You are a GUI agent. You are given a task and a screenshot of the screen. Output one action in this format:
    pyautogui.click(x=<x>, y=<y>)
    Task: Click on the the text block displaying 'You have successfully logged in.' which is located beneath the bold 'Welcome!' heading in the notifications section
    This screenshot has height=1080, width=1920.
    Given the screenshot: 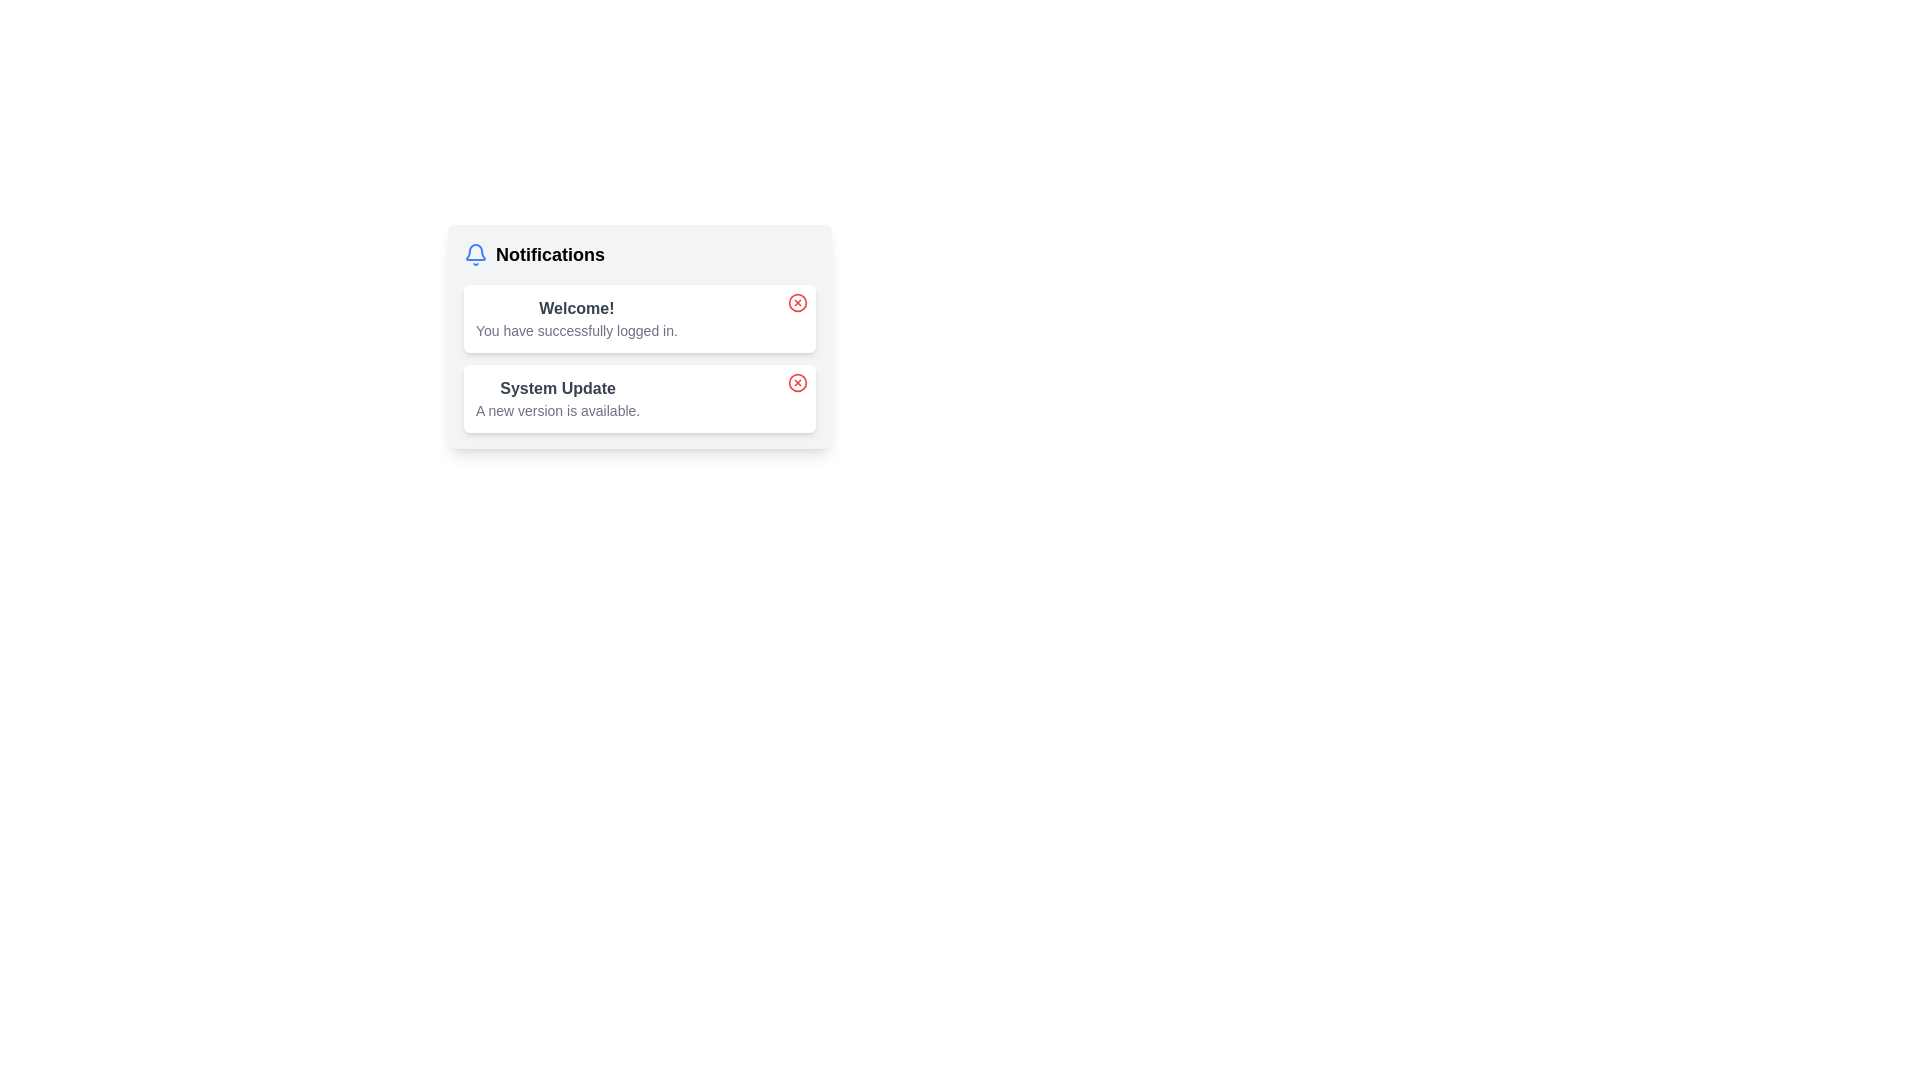 What is the action you would take?
    pyautogui.click(x=575, y=330)
    